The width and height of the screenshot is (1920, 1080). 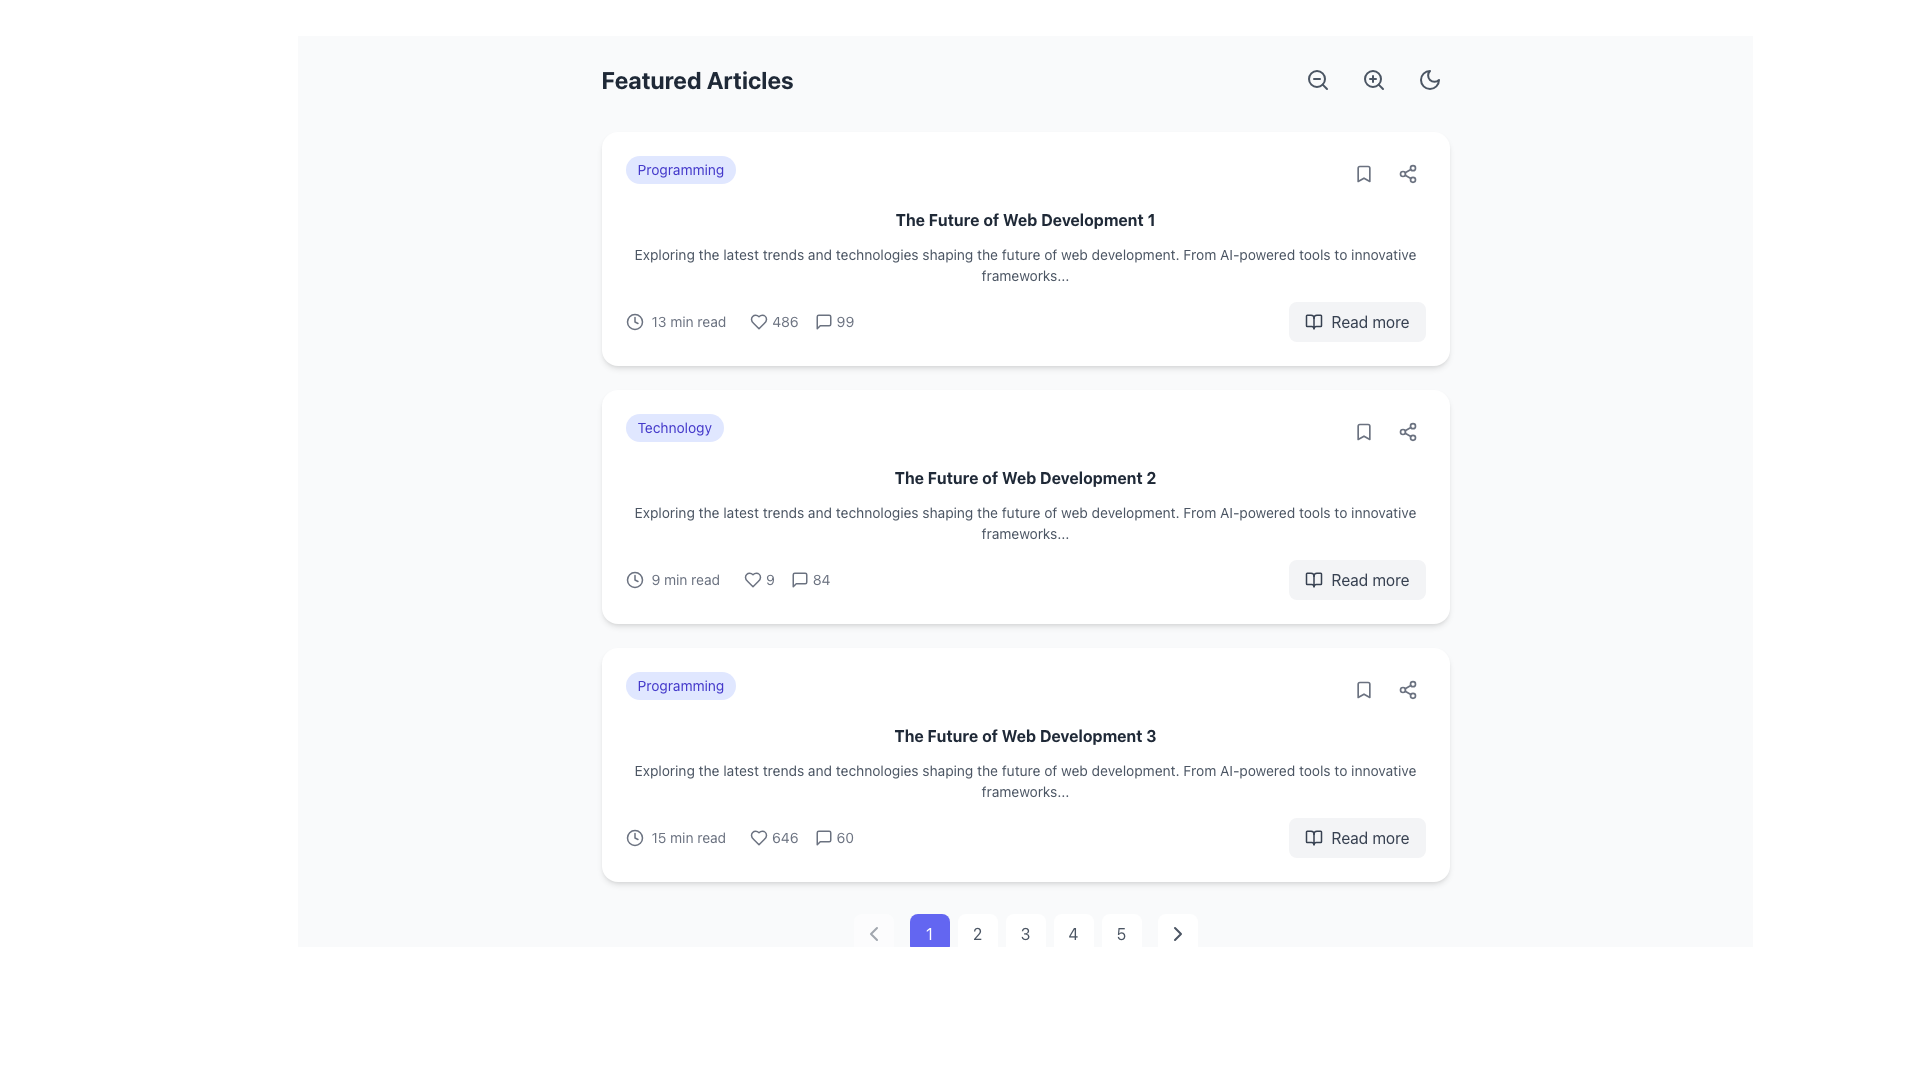 What do you see at coordinates (873, 933) in the screenshot?
I see `the previous page navigation icon, which is the central component of the white button located to the left of the numeric pagination controls at the bottom of the interface` at bounding box center [873, 933].